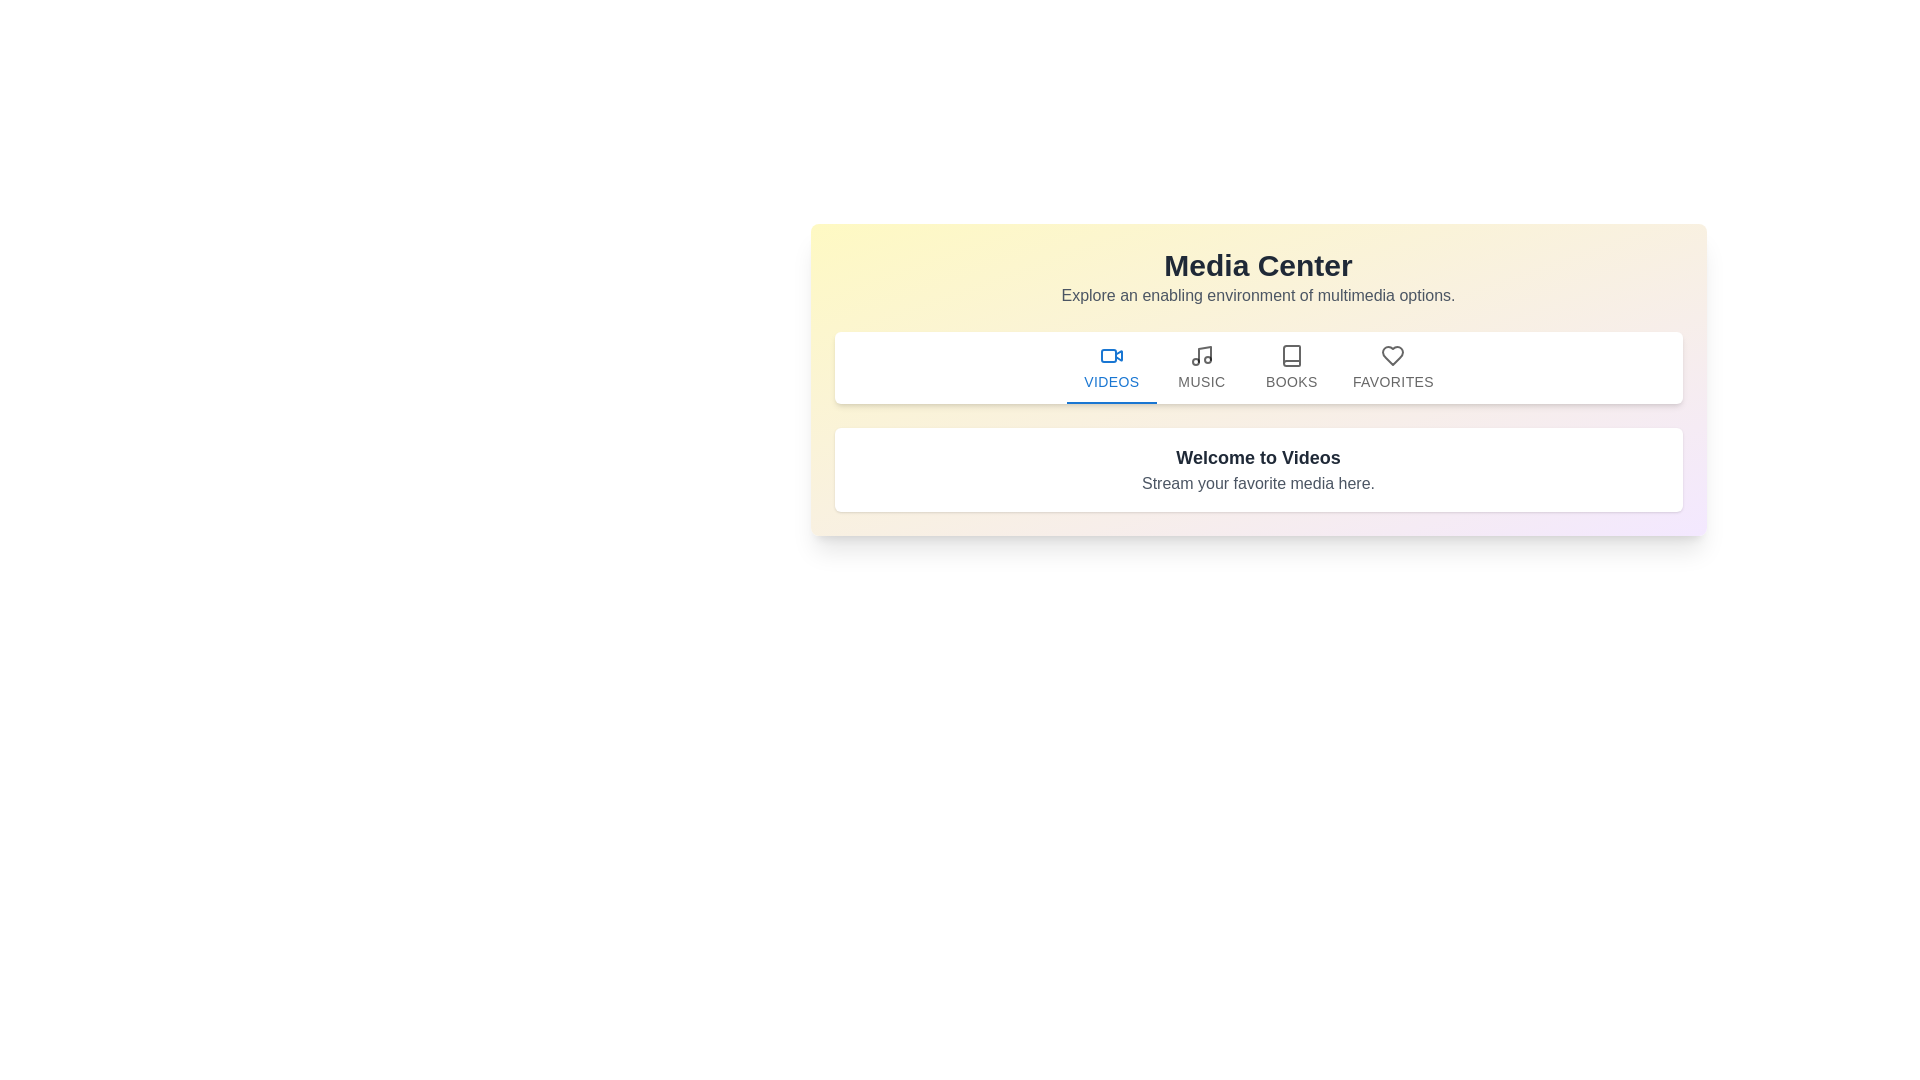 The height and width of the screenshot is (1080, 1920). Describe the element at coordinates (1110, 402) in the screenshot. I see `the Active tab indicator located beneath the 'Videos' tab in the tab navigation menu to visually indicate it as the currently active tab` at that location.